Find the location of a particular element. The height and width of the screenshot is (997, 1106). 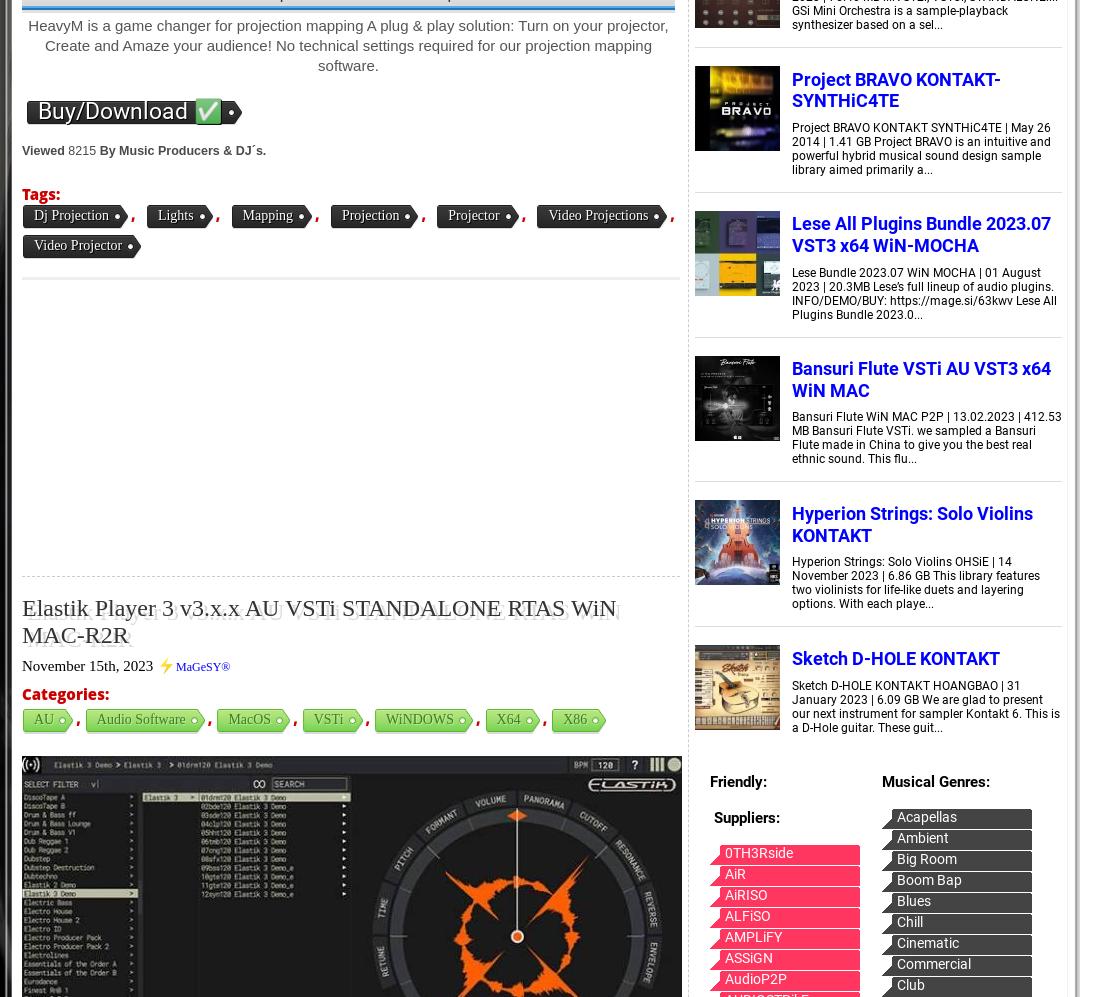

'November 15th, 2023 ⚡' is located at coordinates (98, 665).